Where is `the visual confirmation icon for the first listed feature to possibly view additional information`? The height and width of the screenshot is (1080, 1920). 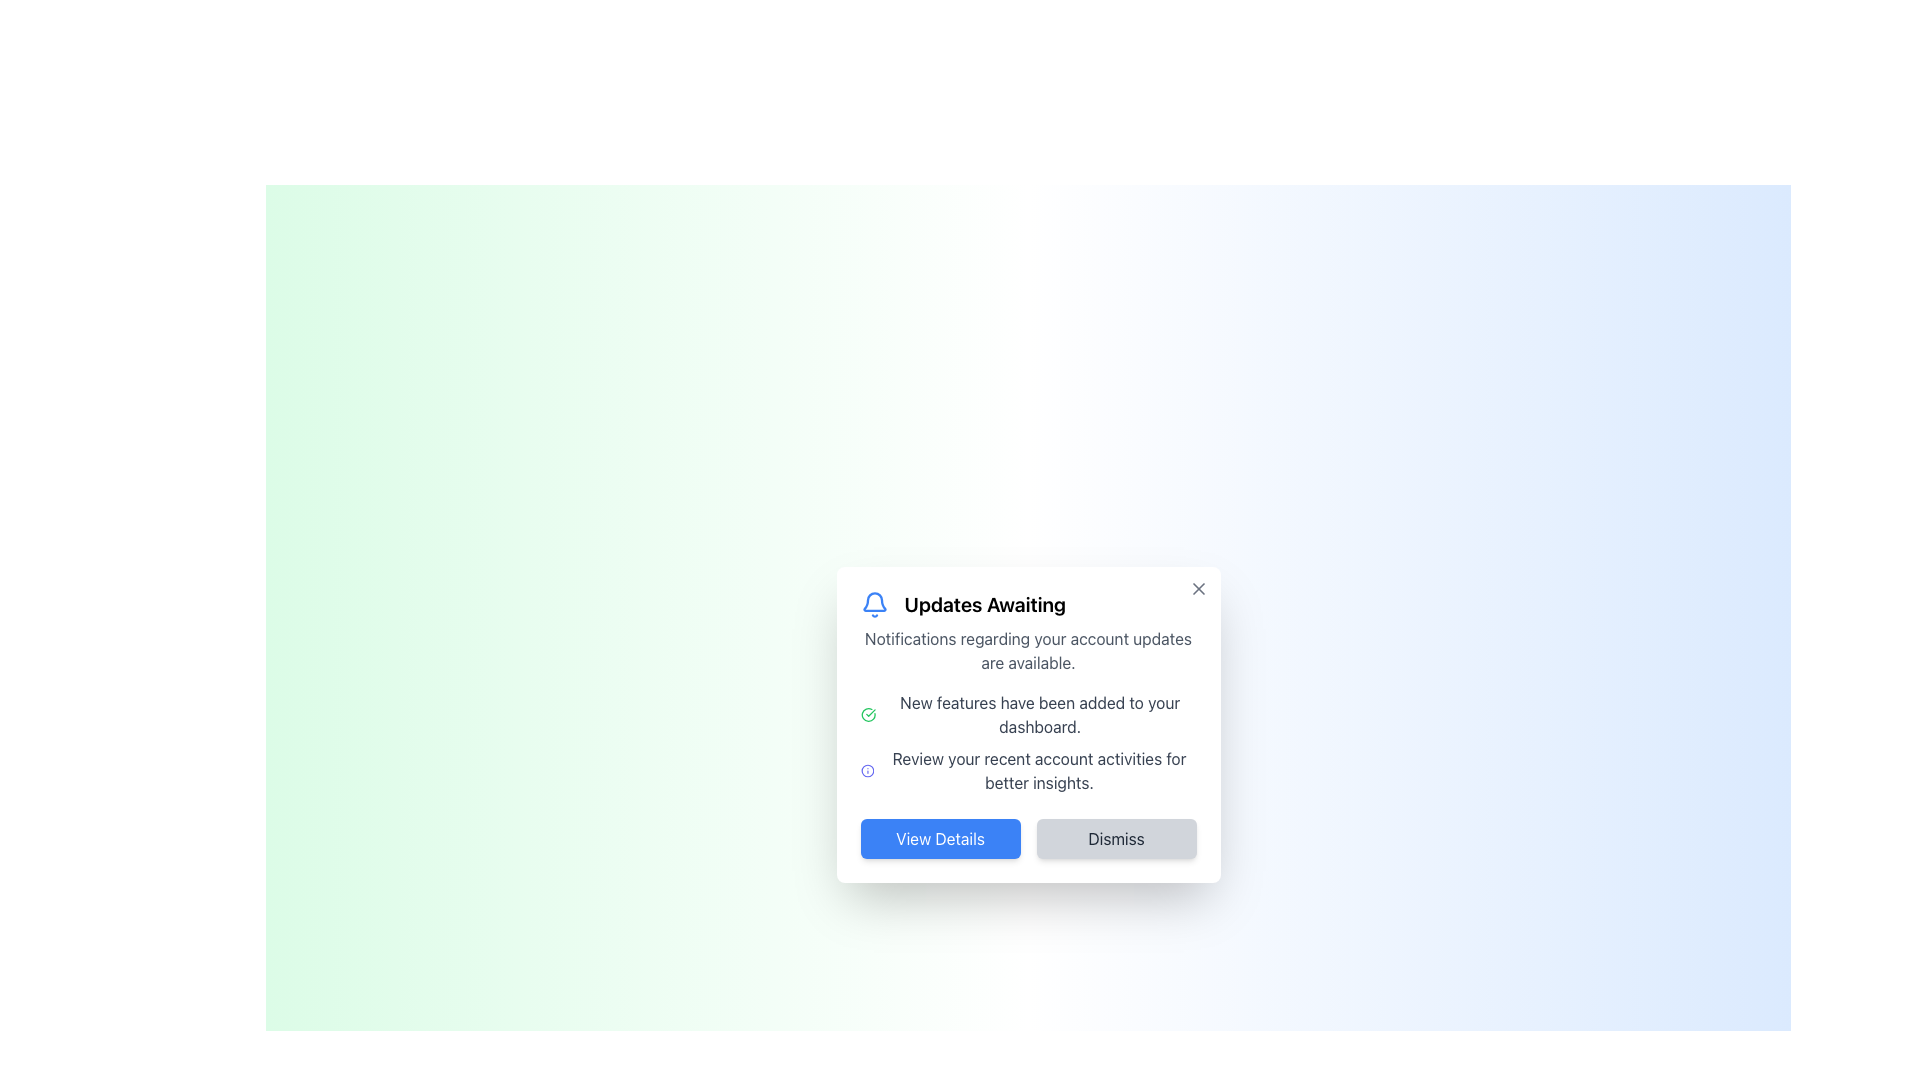 the visual confirmation icon for the first listed feature to possibly view additional information is located at coordinates (868, 713).